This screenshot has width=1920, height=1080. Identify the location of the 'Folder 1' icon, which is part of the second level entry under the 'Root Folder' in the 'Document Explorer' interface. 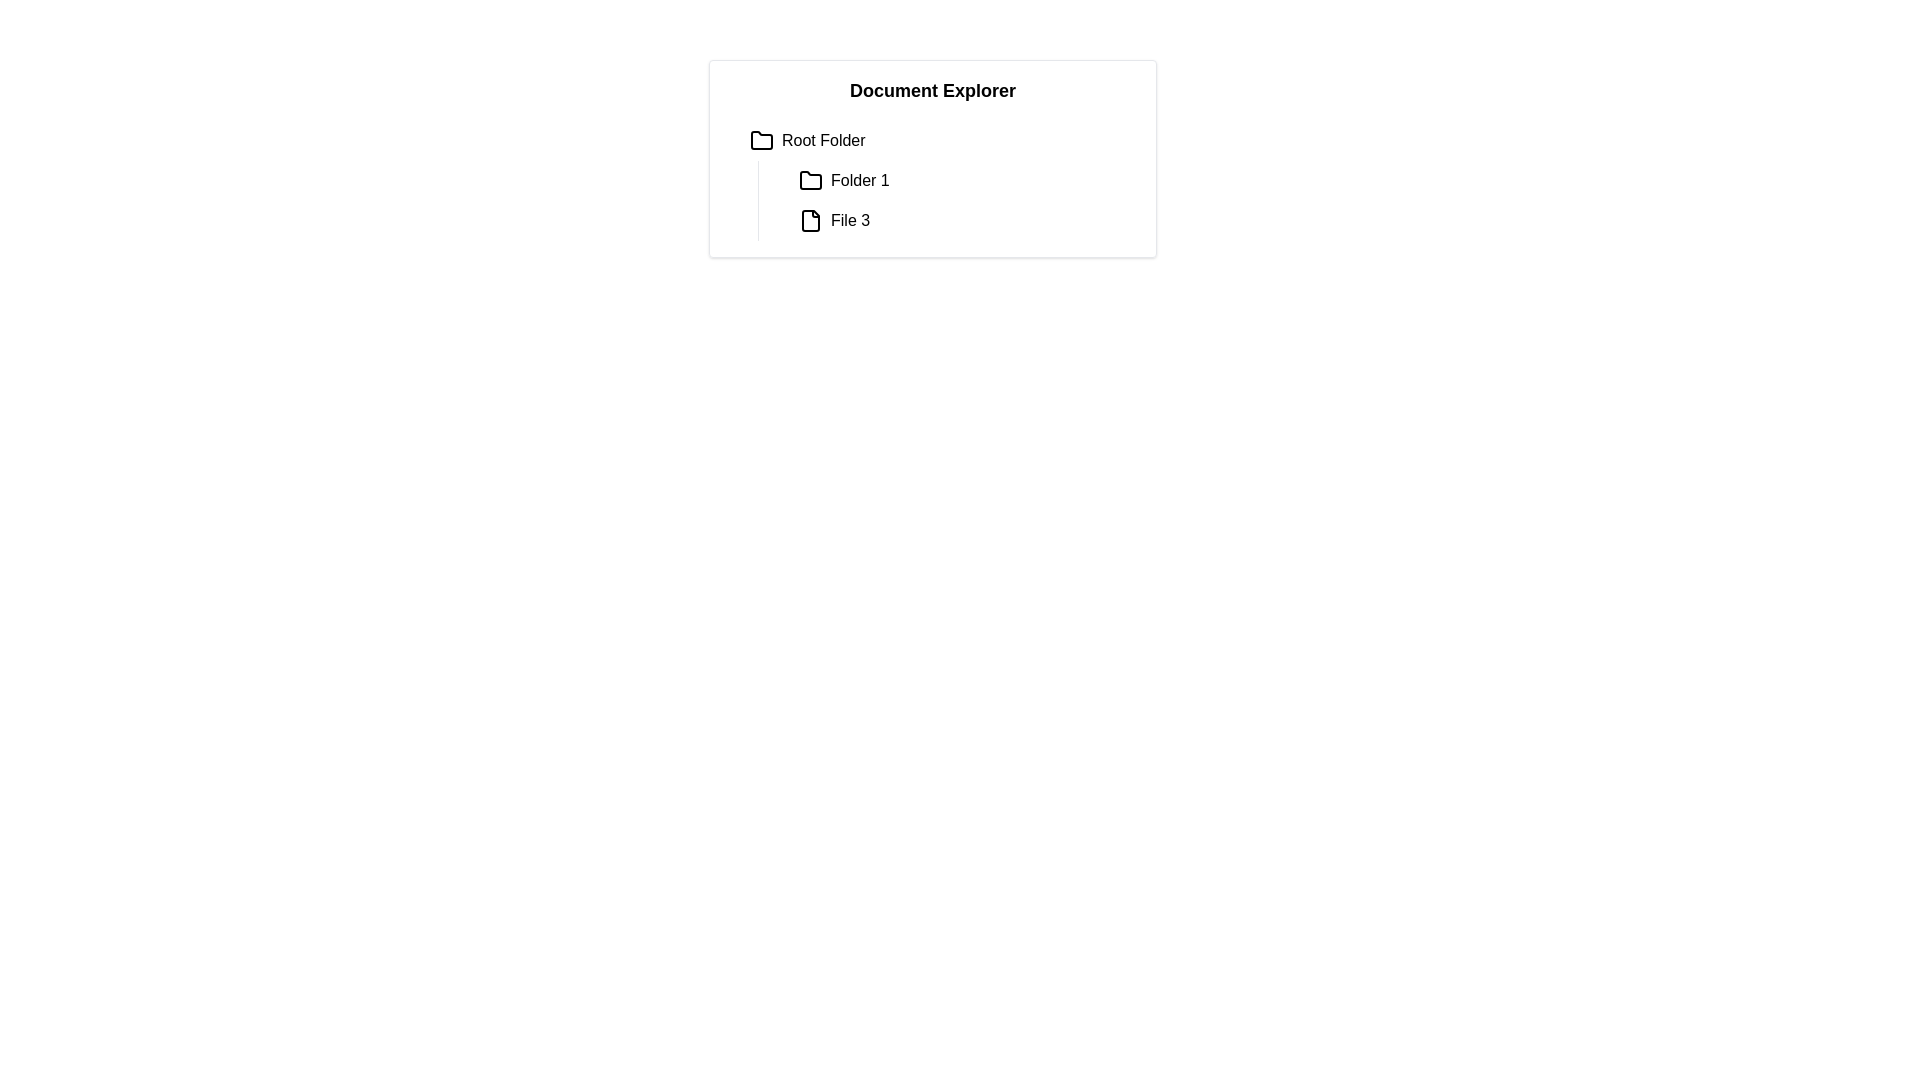
(811, 180).